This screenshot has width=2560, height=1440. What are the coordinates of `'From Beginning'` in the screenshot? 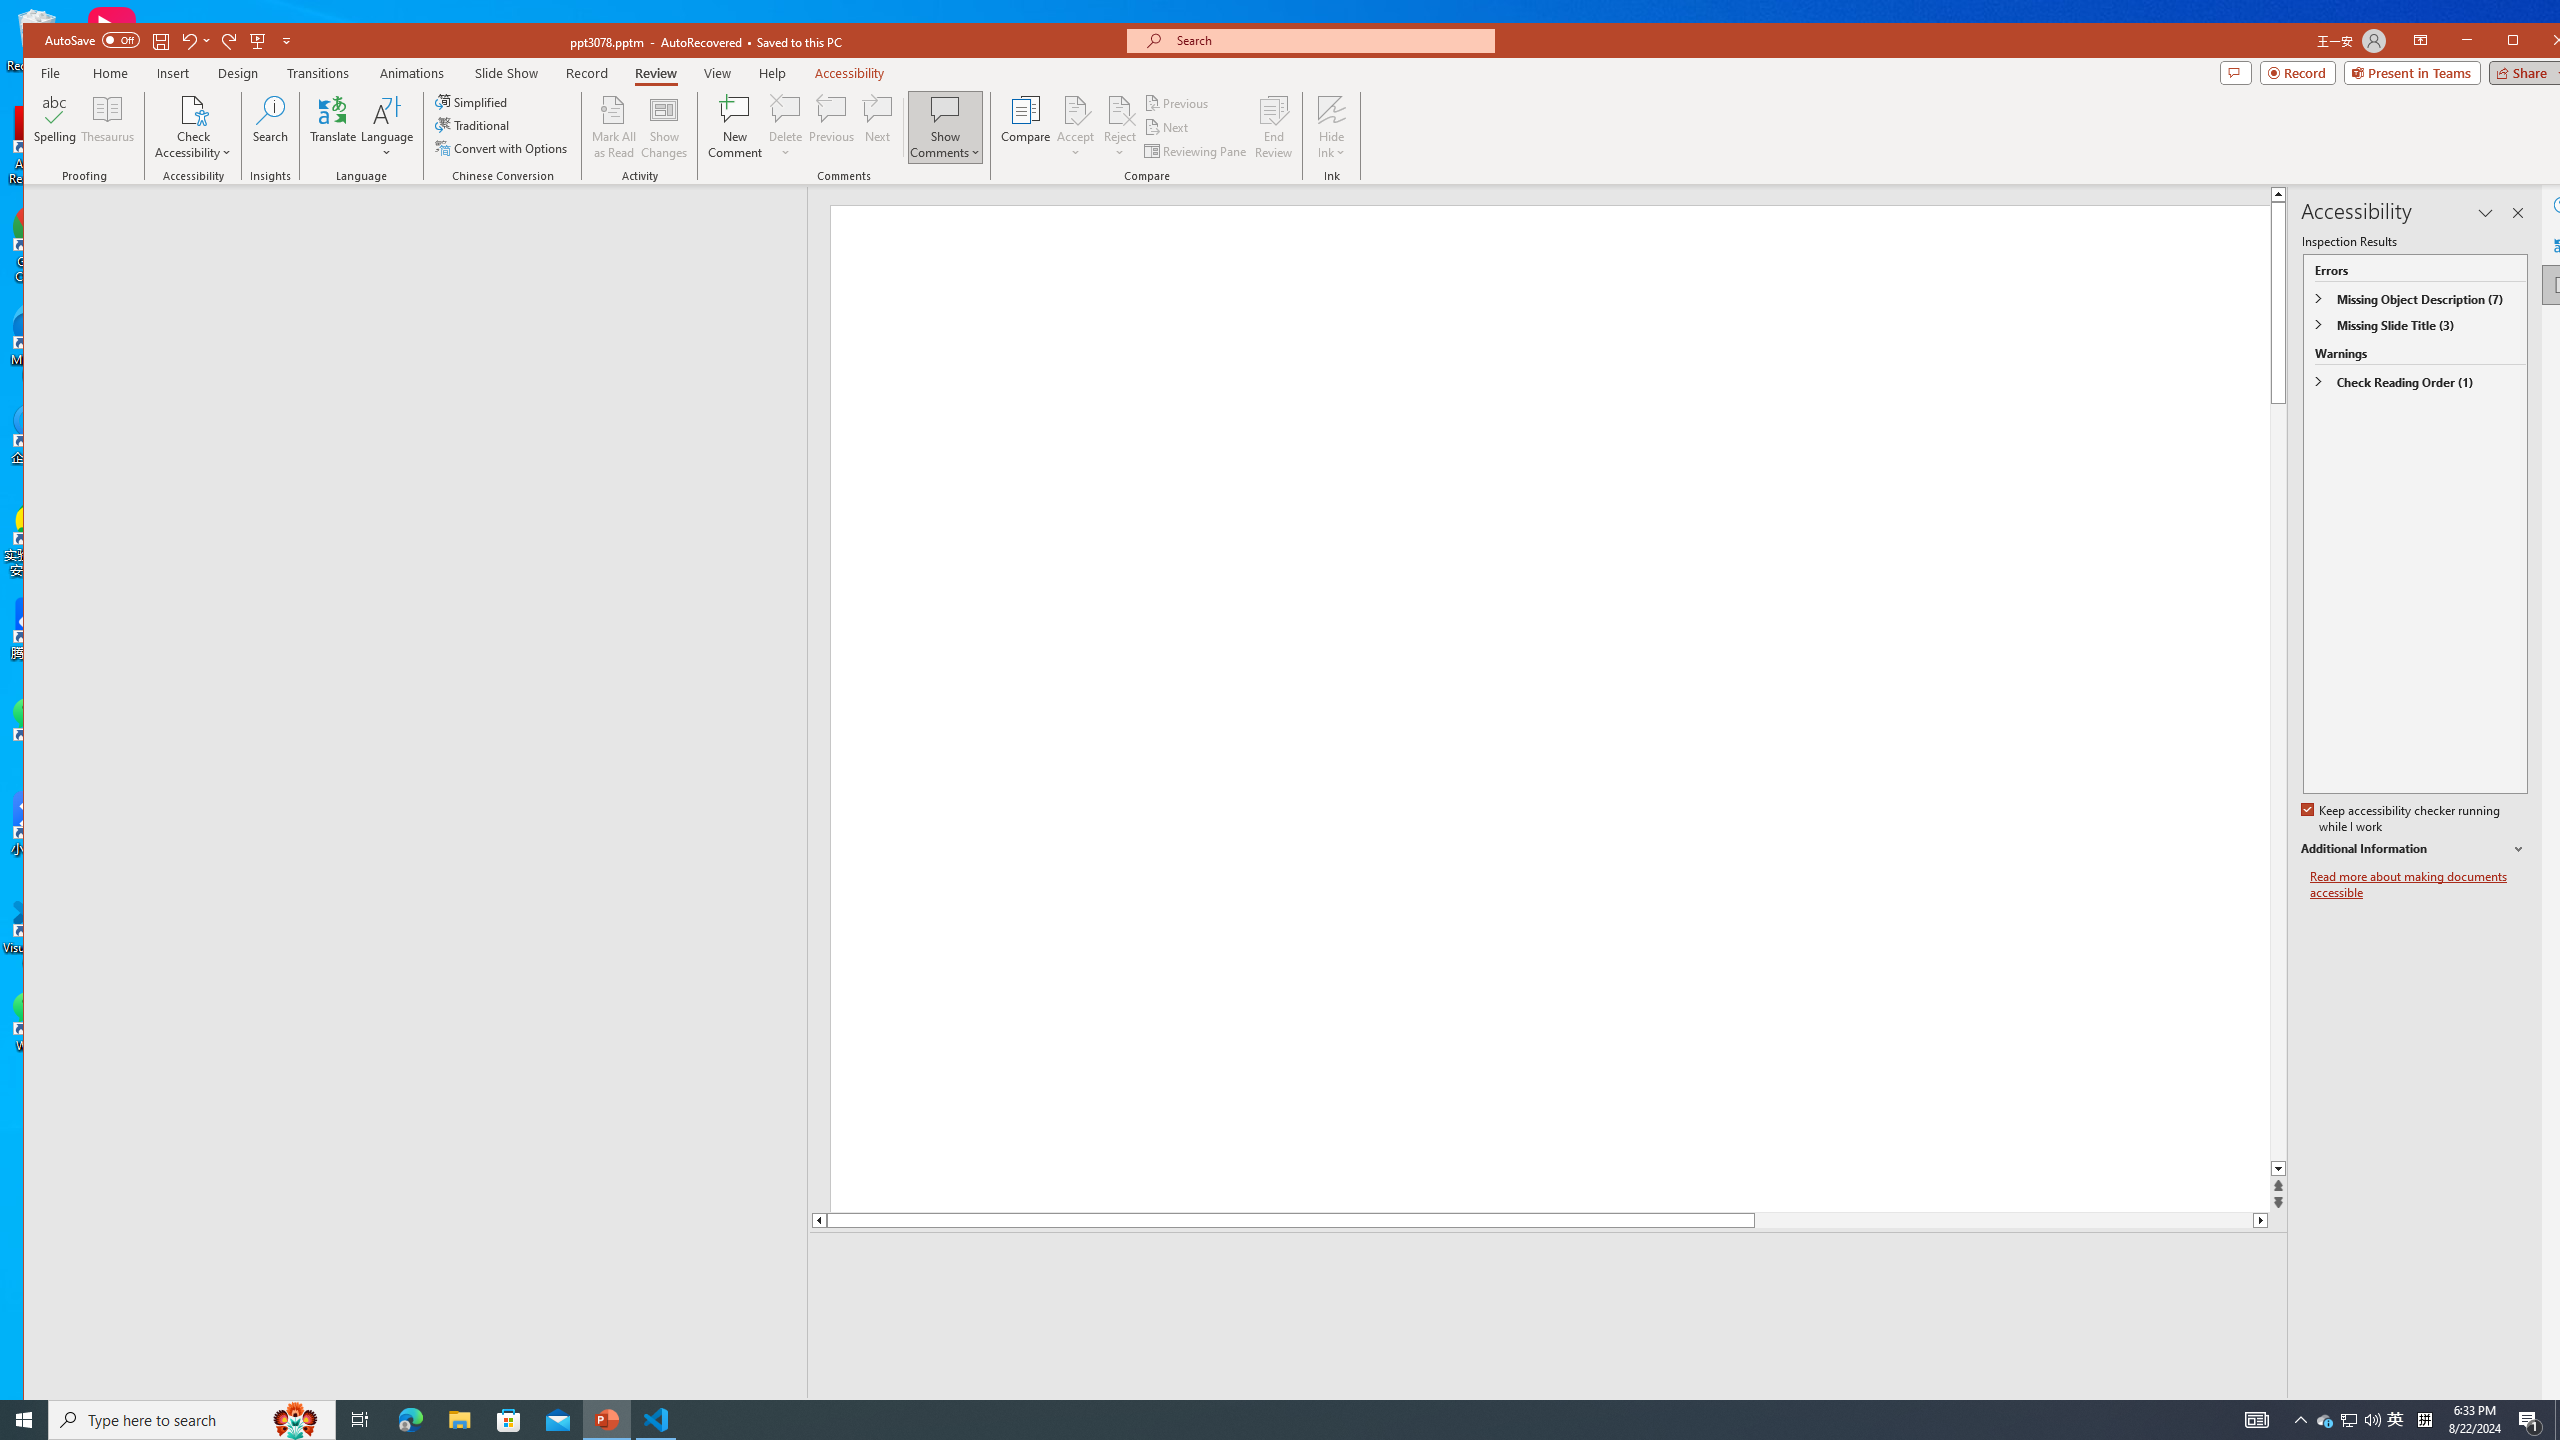 It's located at (256, 39).